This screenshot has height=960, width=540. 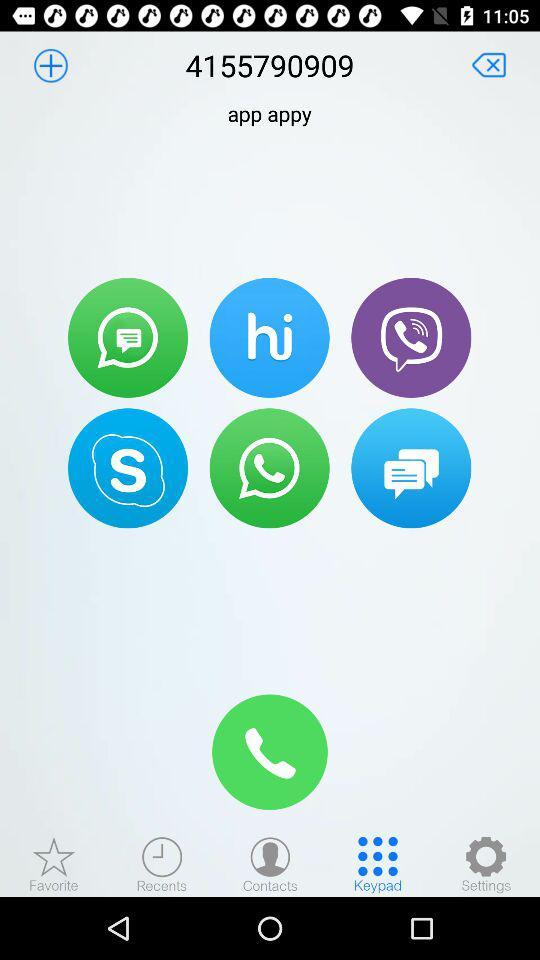 I want to click on the avatar icon, so click(x=270, y=863).